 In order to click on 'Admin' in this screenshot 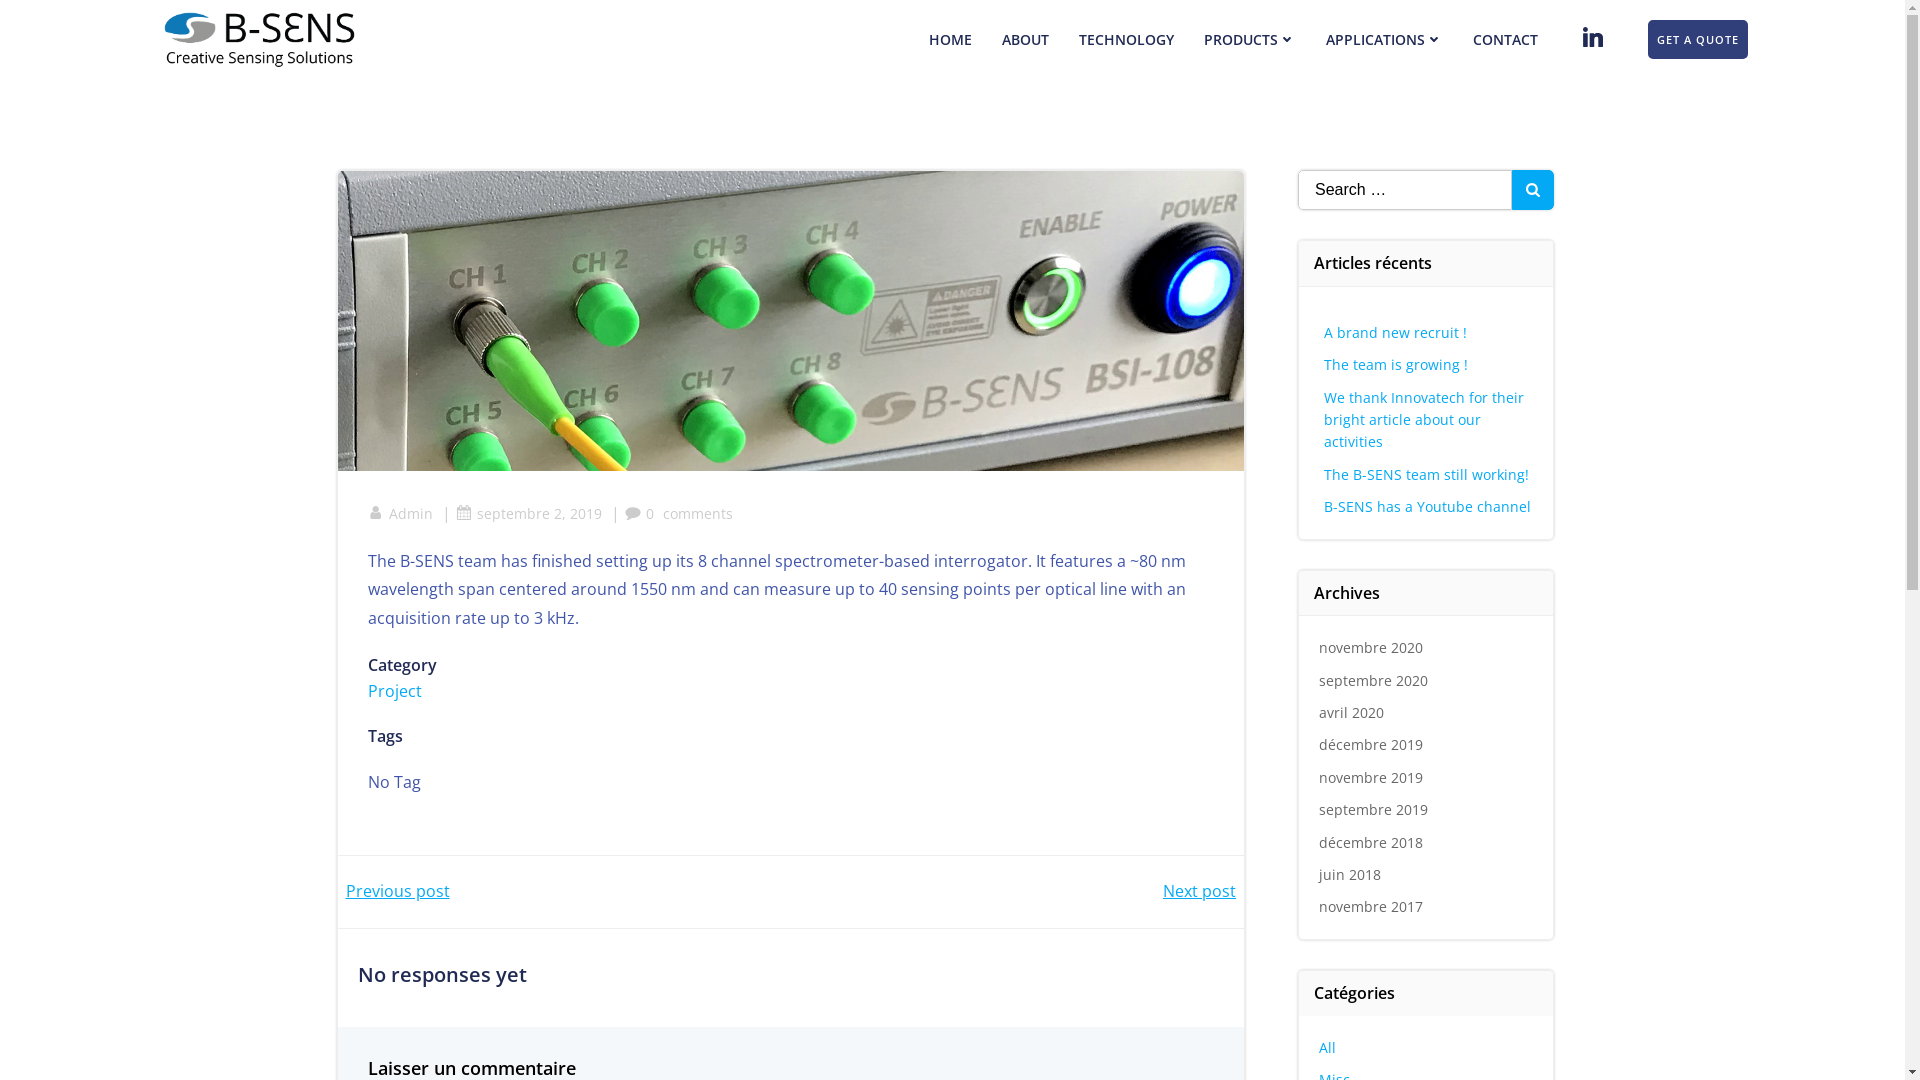, I will do `click(400, 512)`.